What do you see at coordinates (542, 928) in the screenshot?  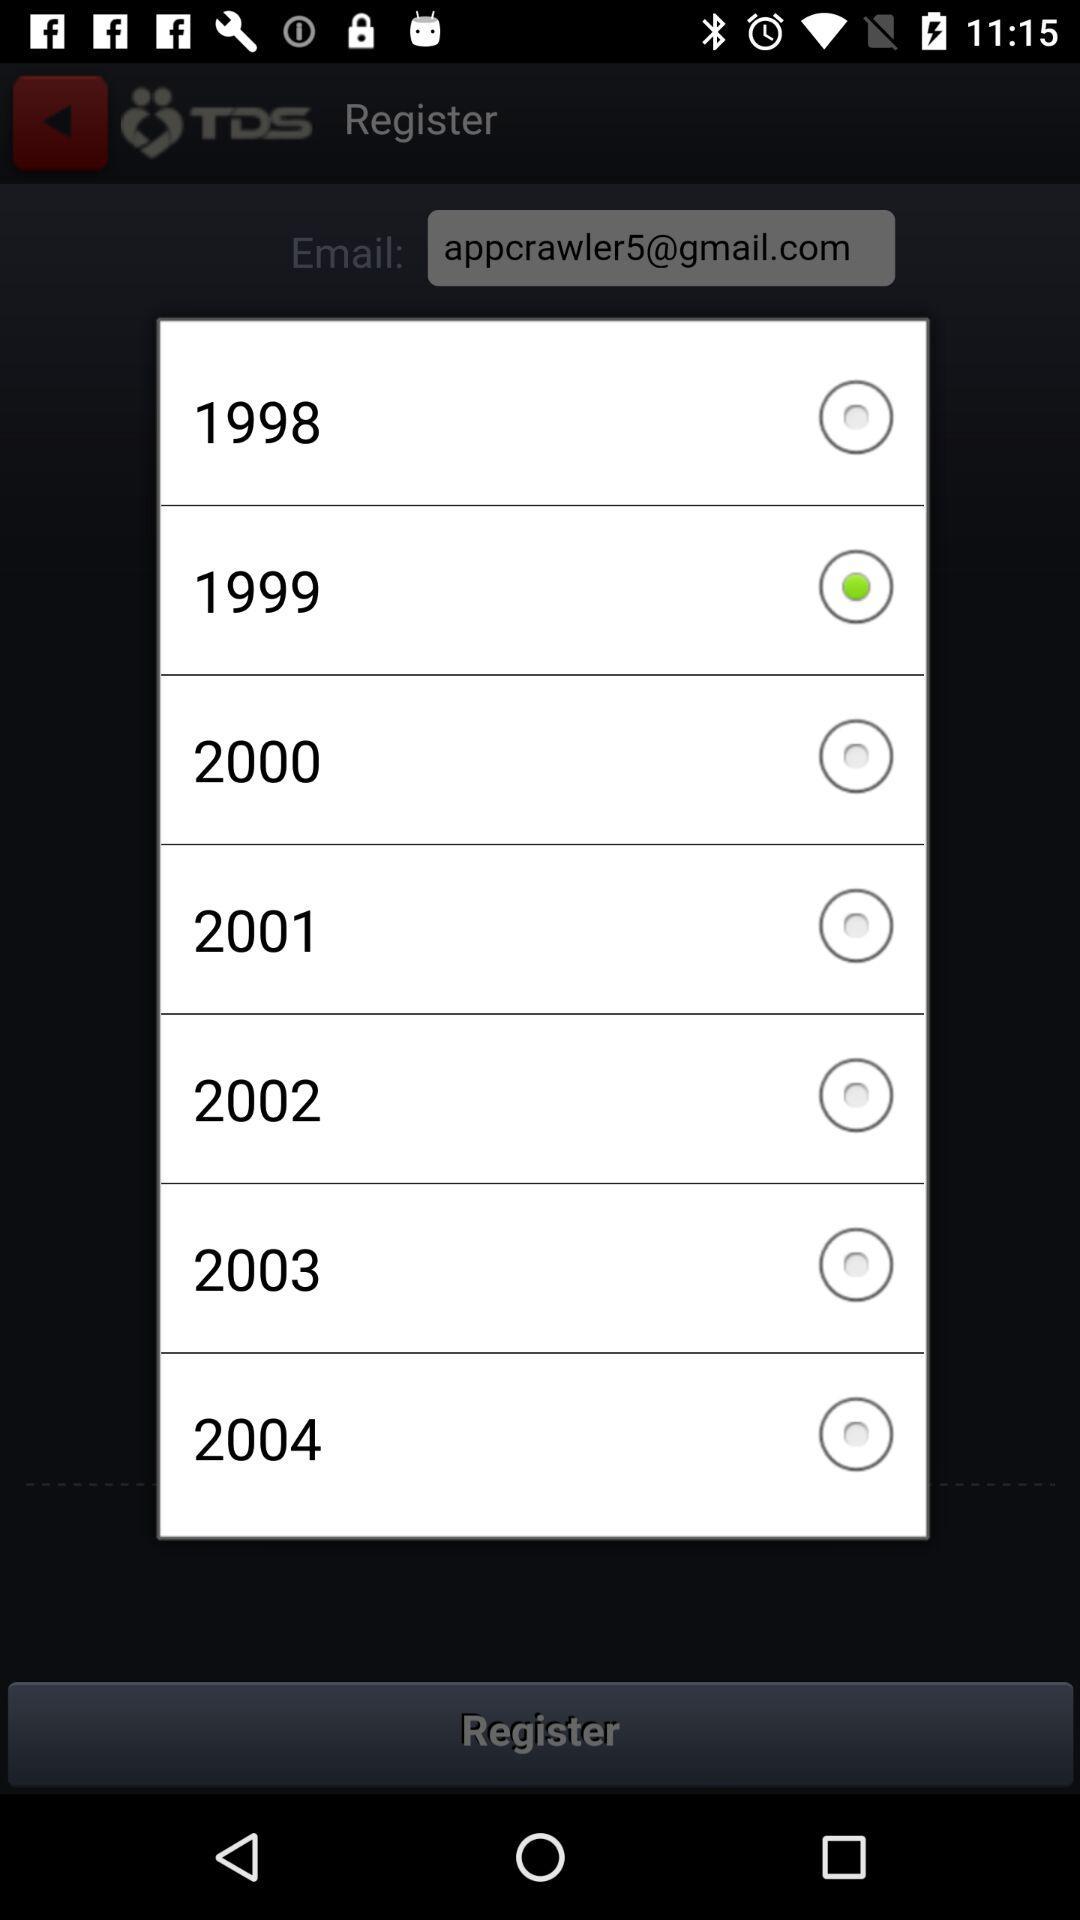 I see `the icon above 2002 checkbox` at bounding box center [542, 928].